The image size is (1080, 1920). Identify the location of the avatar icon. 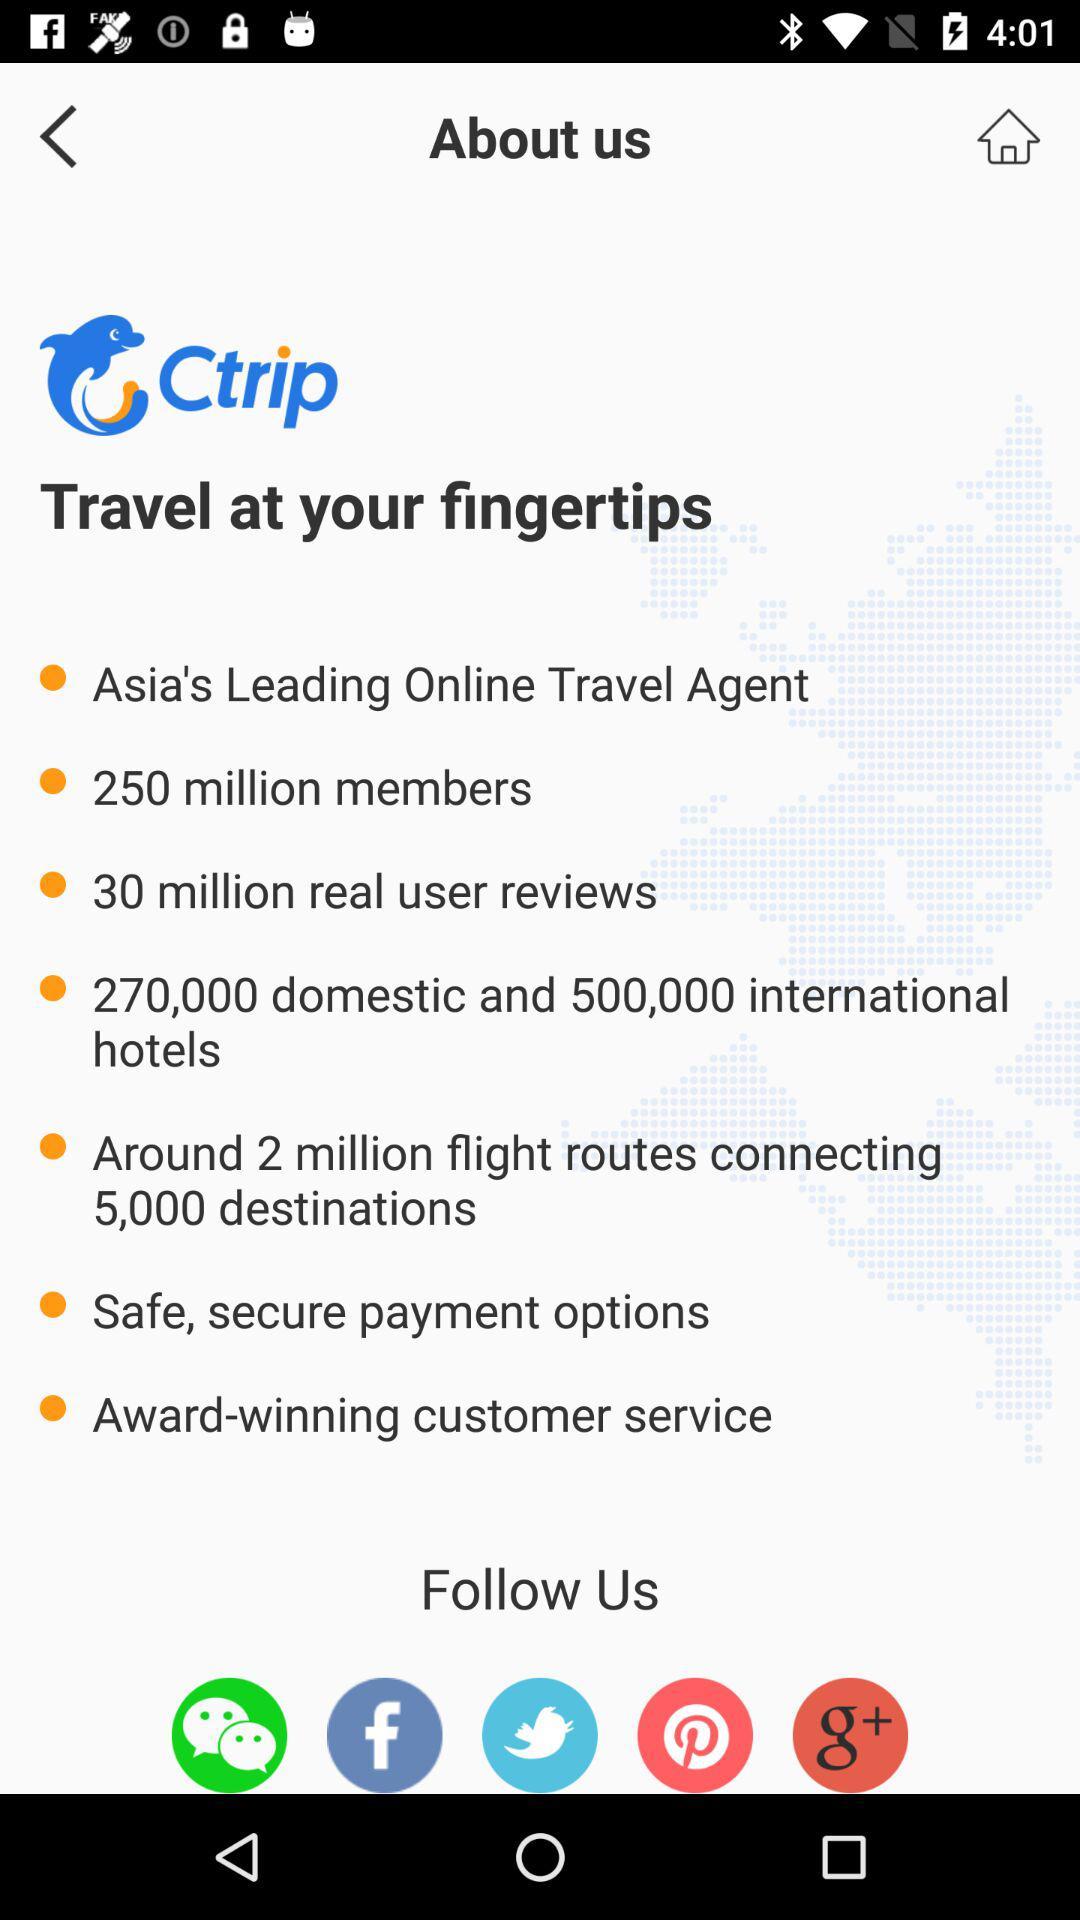
(850, 1734).